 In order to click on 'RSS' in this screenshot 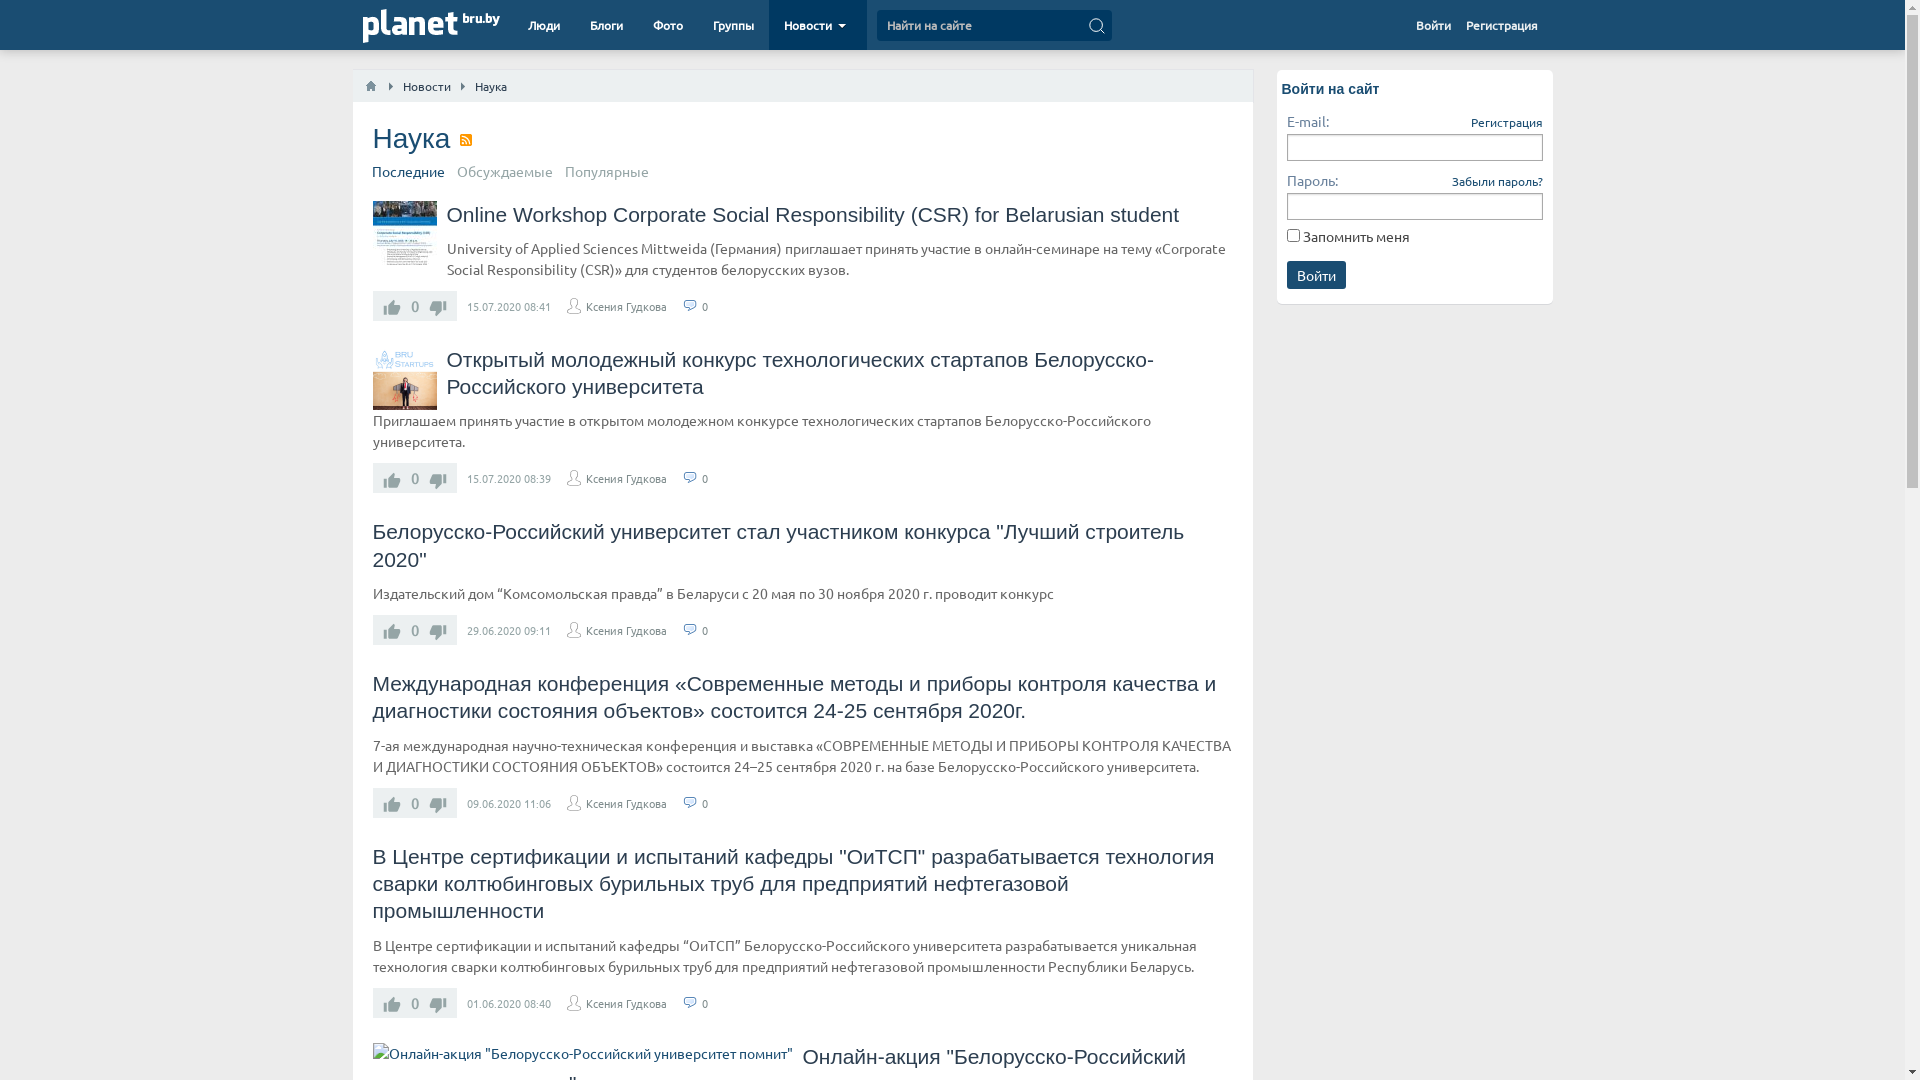, I will do `click(464, 138)`.